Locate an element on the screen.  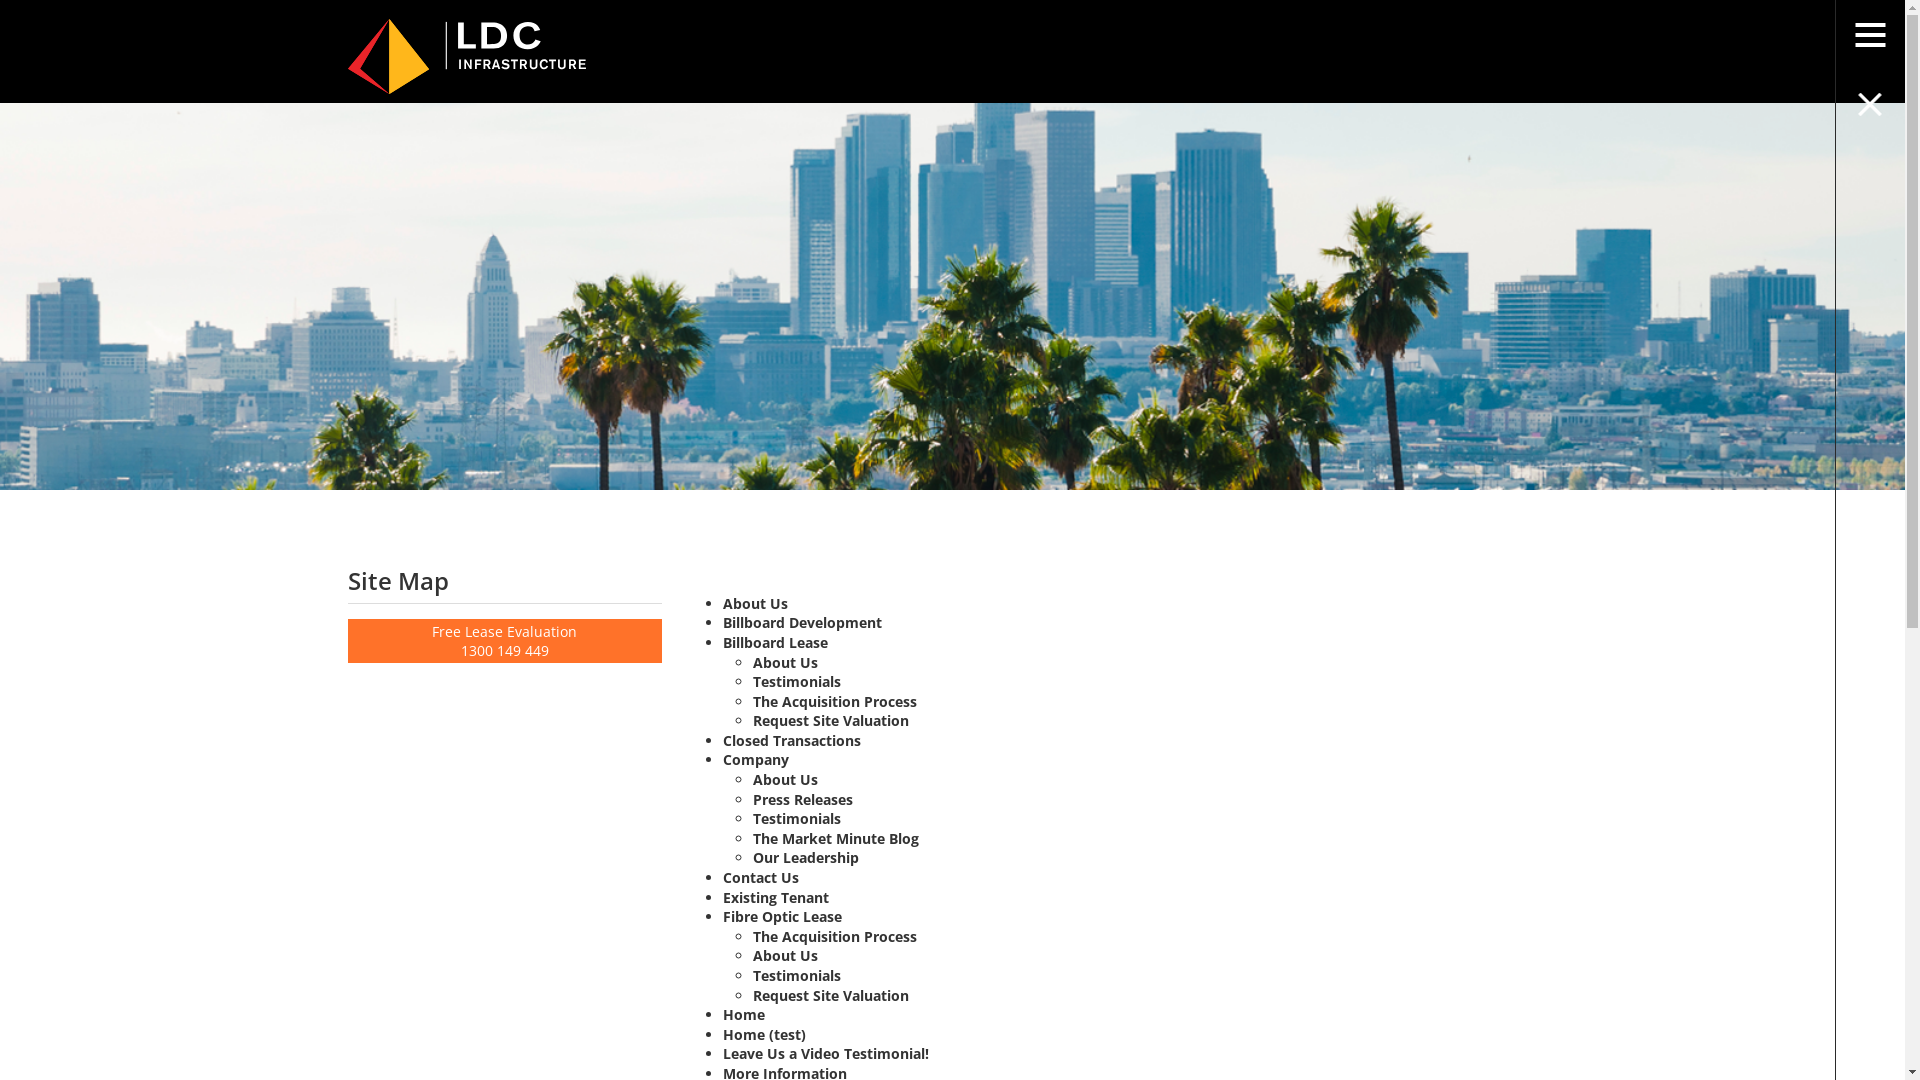
'Home' is located at coordinates (743, 1014).